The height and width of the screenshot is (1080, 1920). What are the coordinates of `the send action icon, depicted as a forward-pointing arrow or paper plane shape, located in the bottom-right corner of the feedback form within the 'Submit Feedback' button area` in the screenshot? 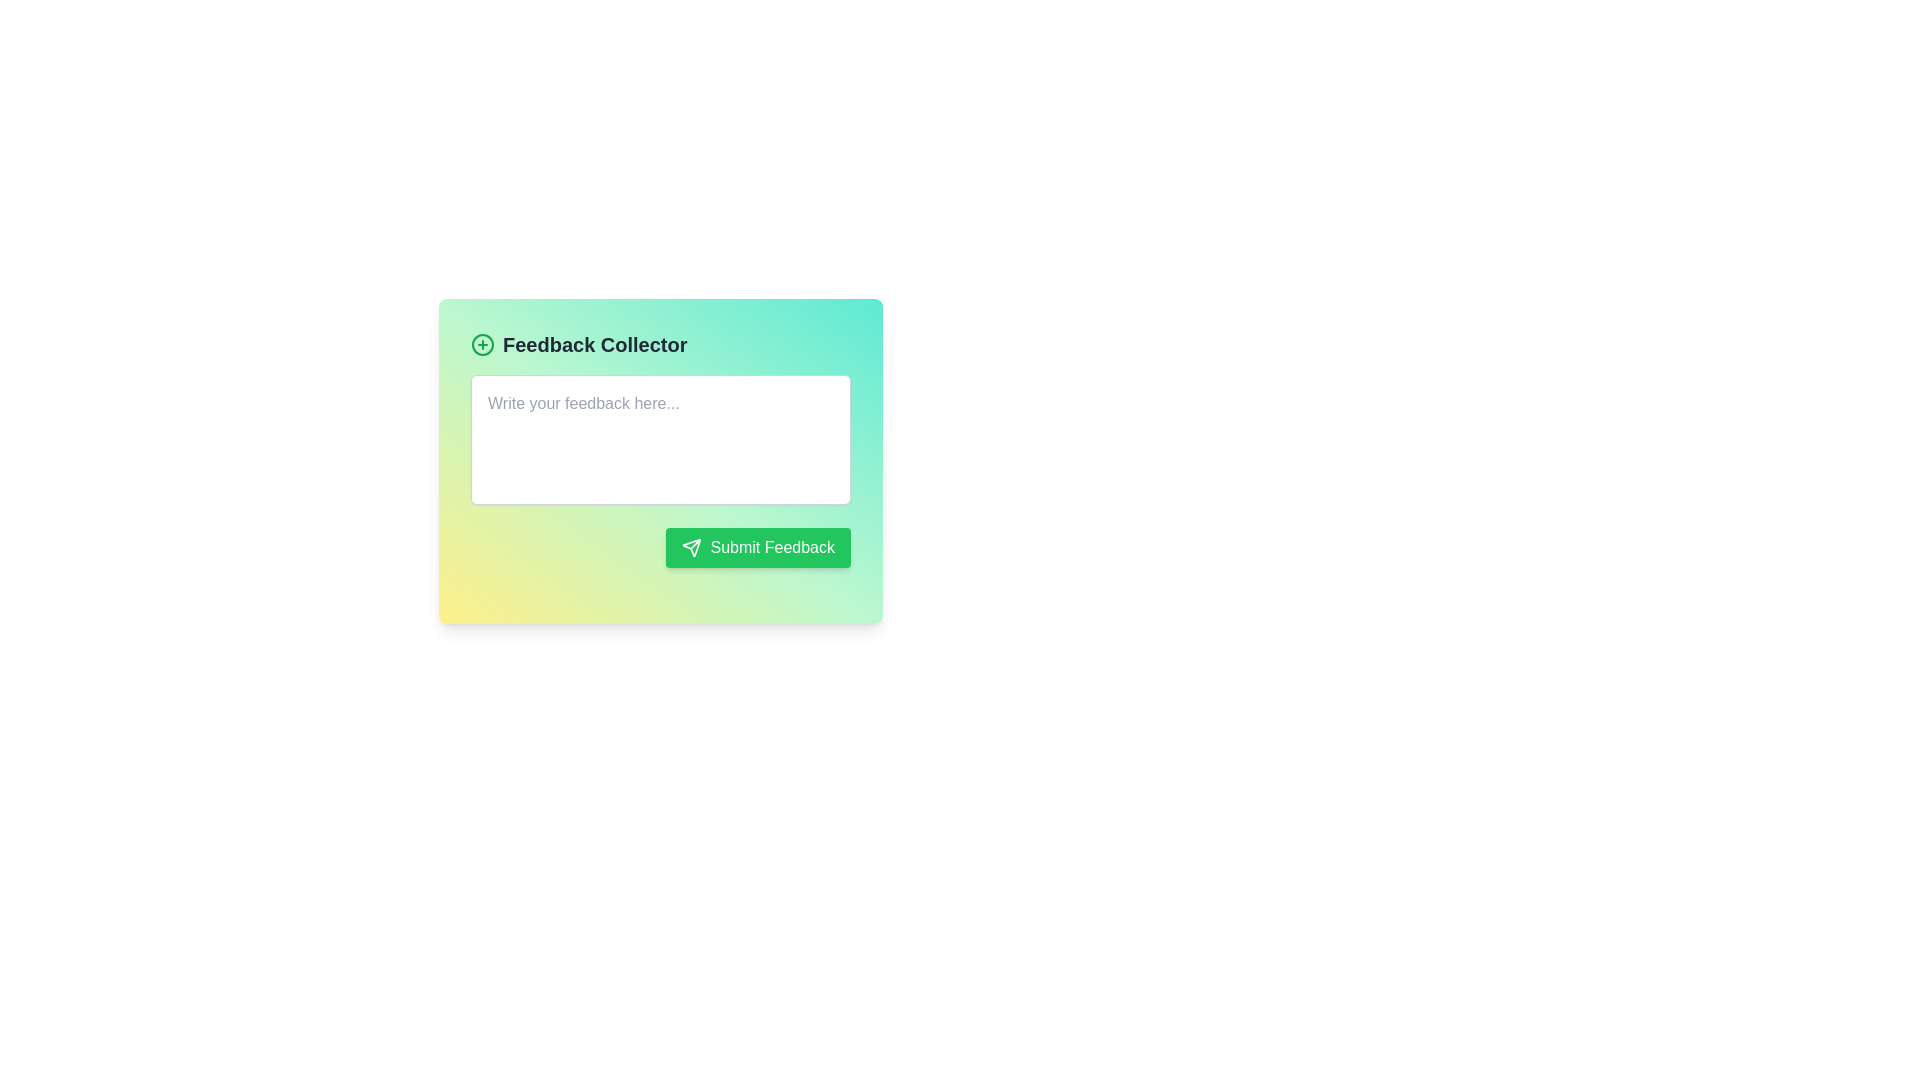 It's located at (692, 547).